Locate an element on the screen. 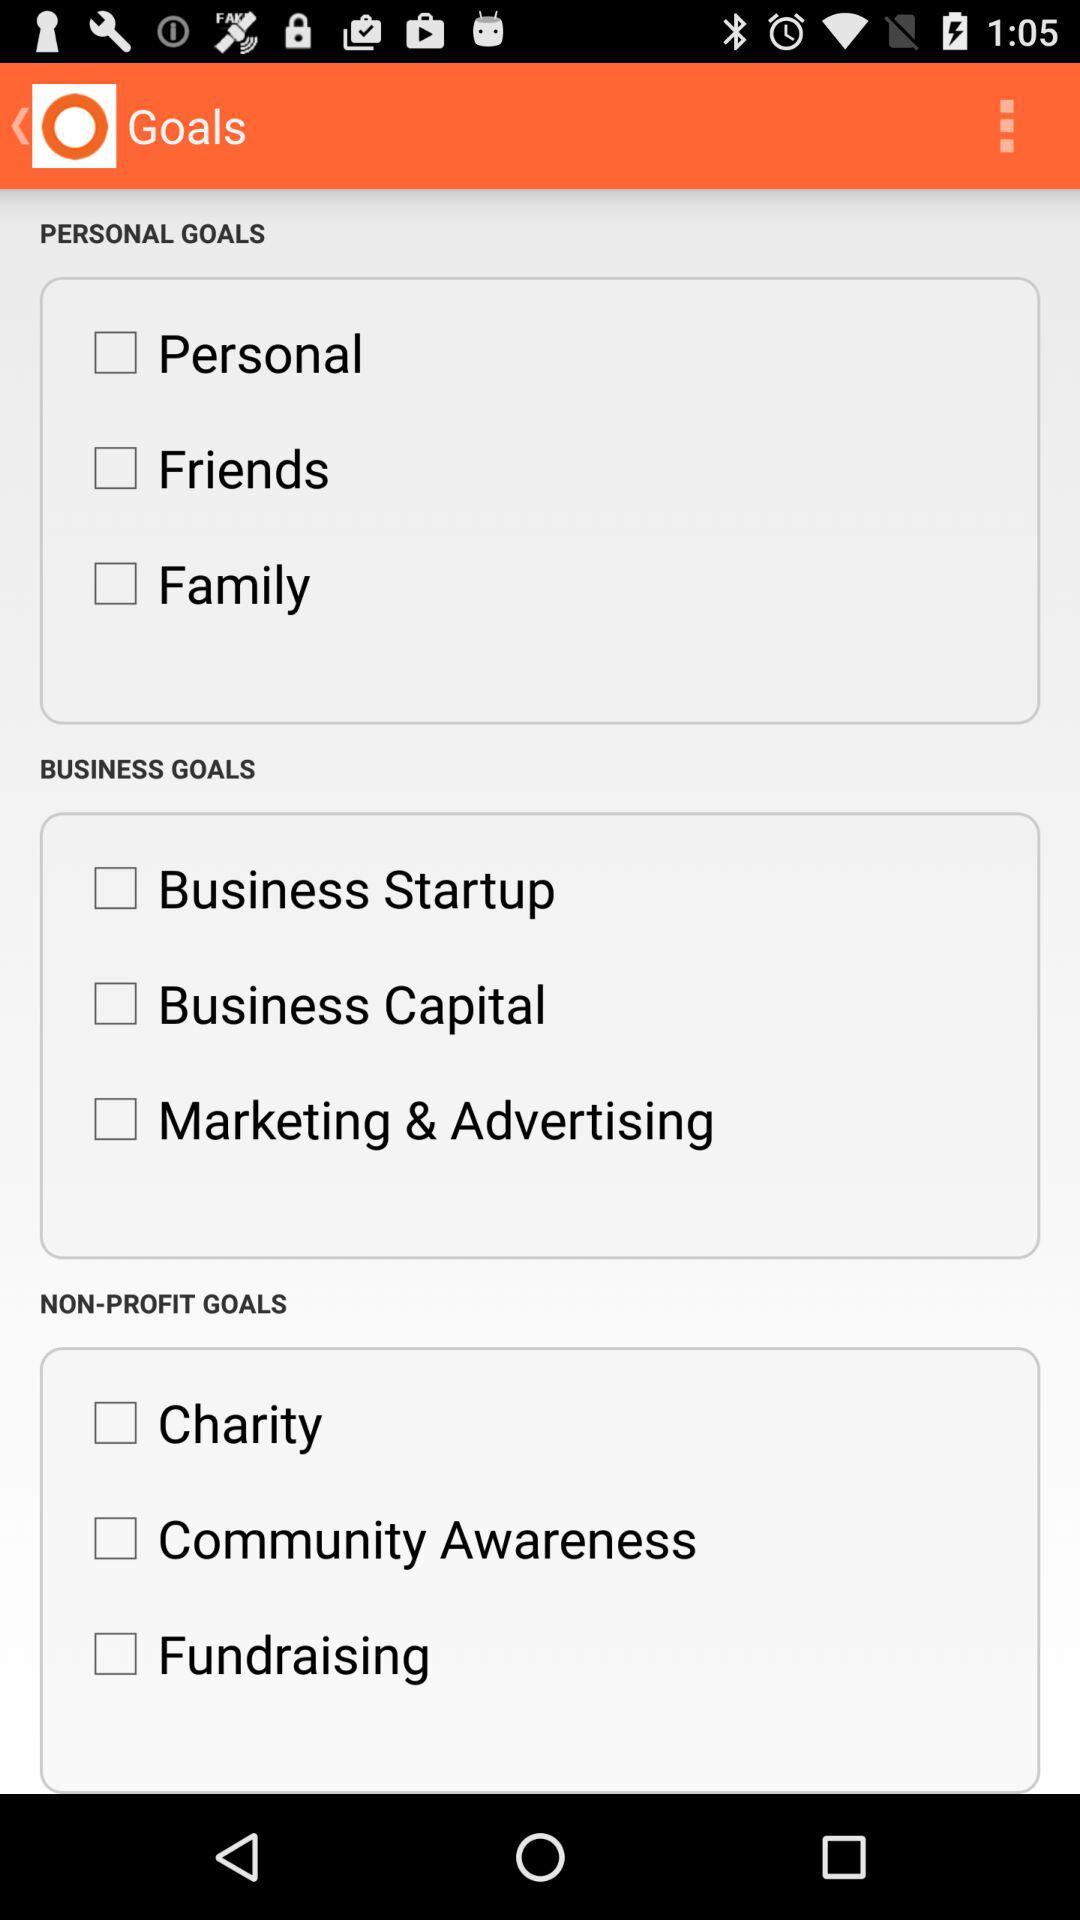 Image resolution: width=1080 pixels, height=1920 pixels. the business startup is located at coordinates (314, 887).